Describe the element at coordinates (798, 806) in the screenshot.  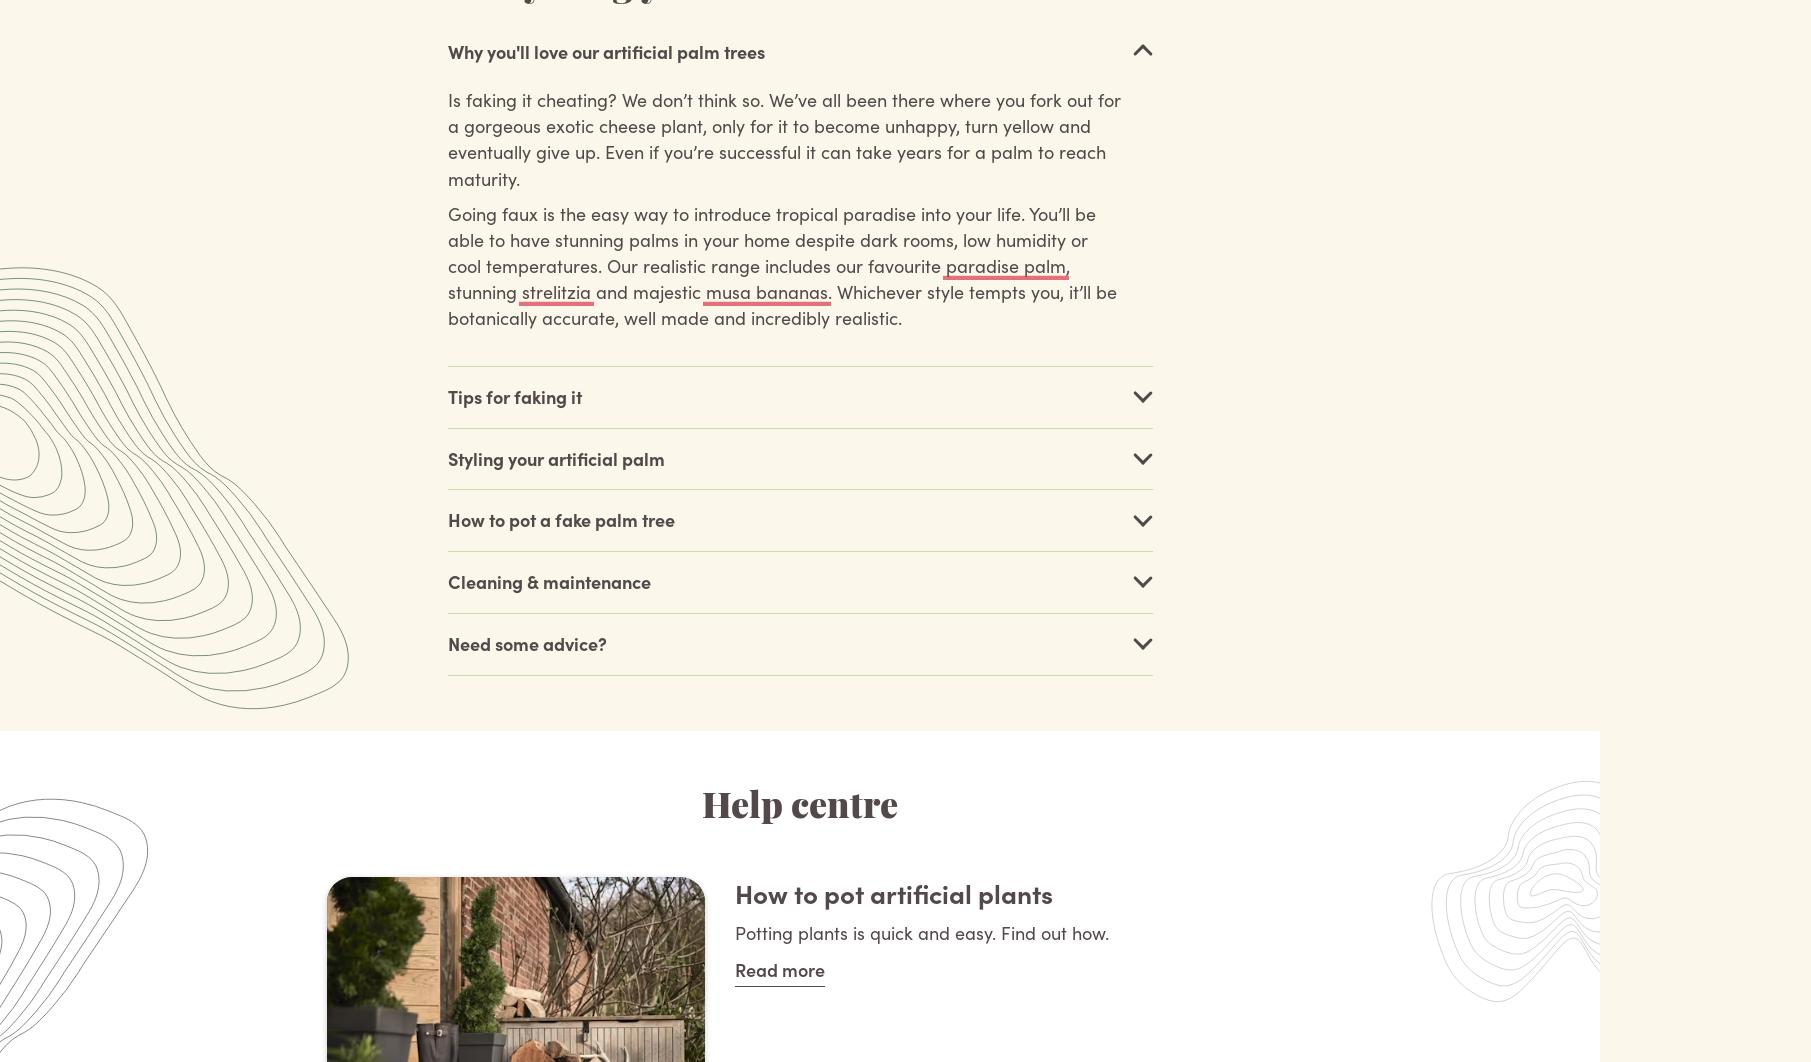
I see `'Help centre'` at that location.